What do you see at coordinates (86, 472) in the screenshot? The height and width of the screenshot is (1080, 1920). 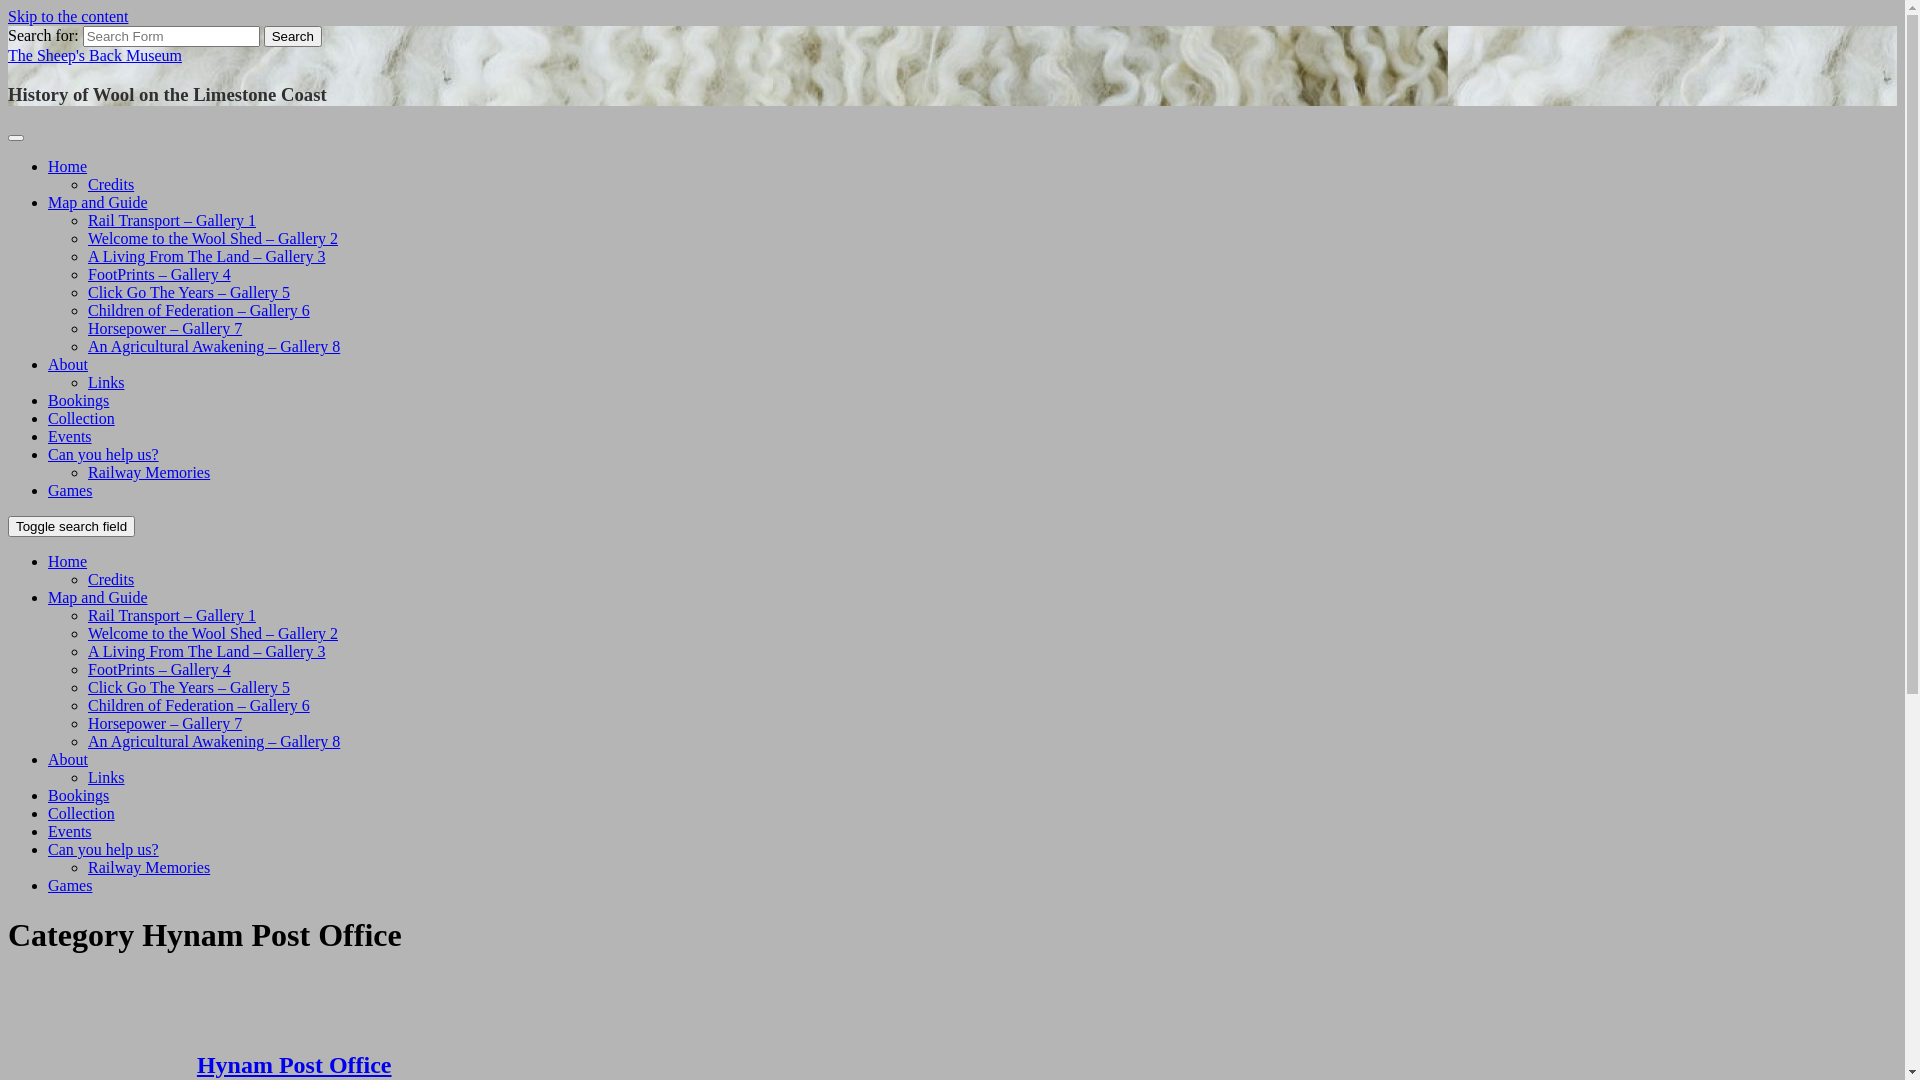 I see `'Railway Memories'` at bounding box center [86, 472].